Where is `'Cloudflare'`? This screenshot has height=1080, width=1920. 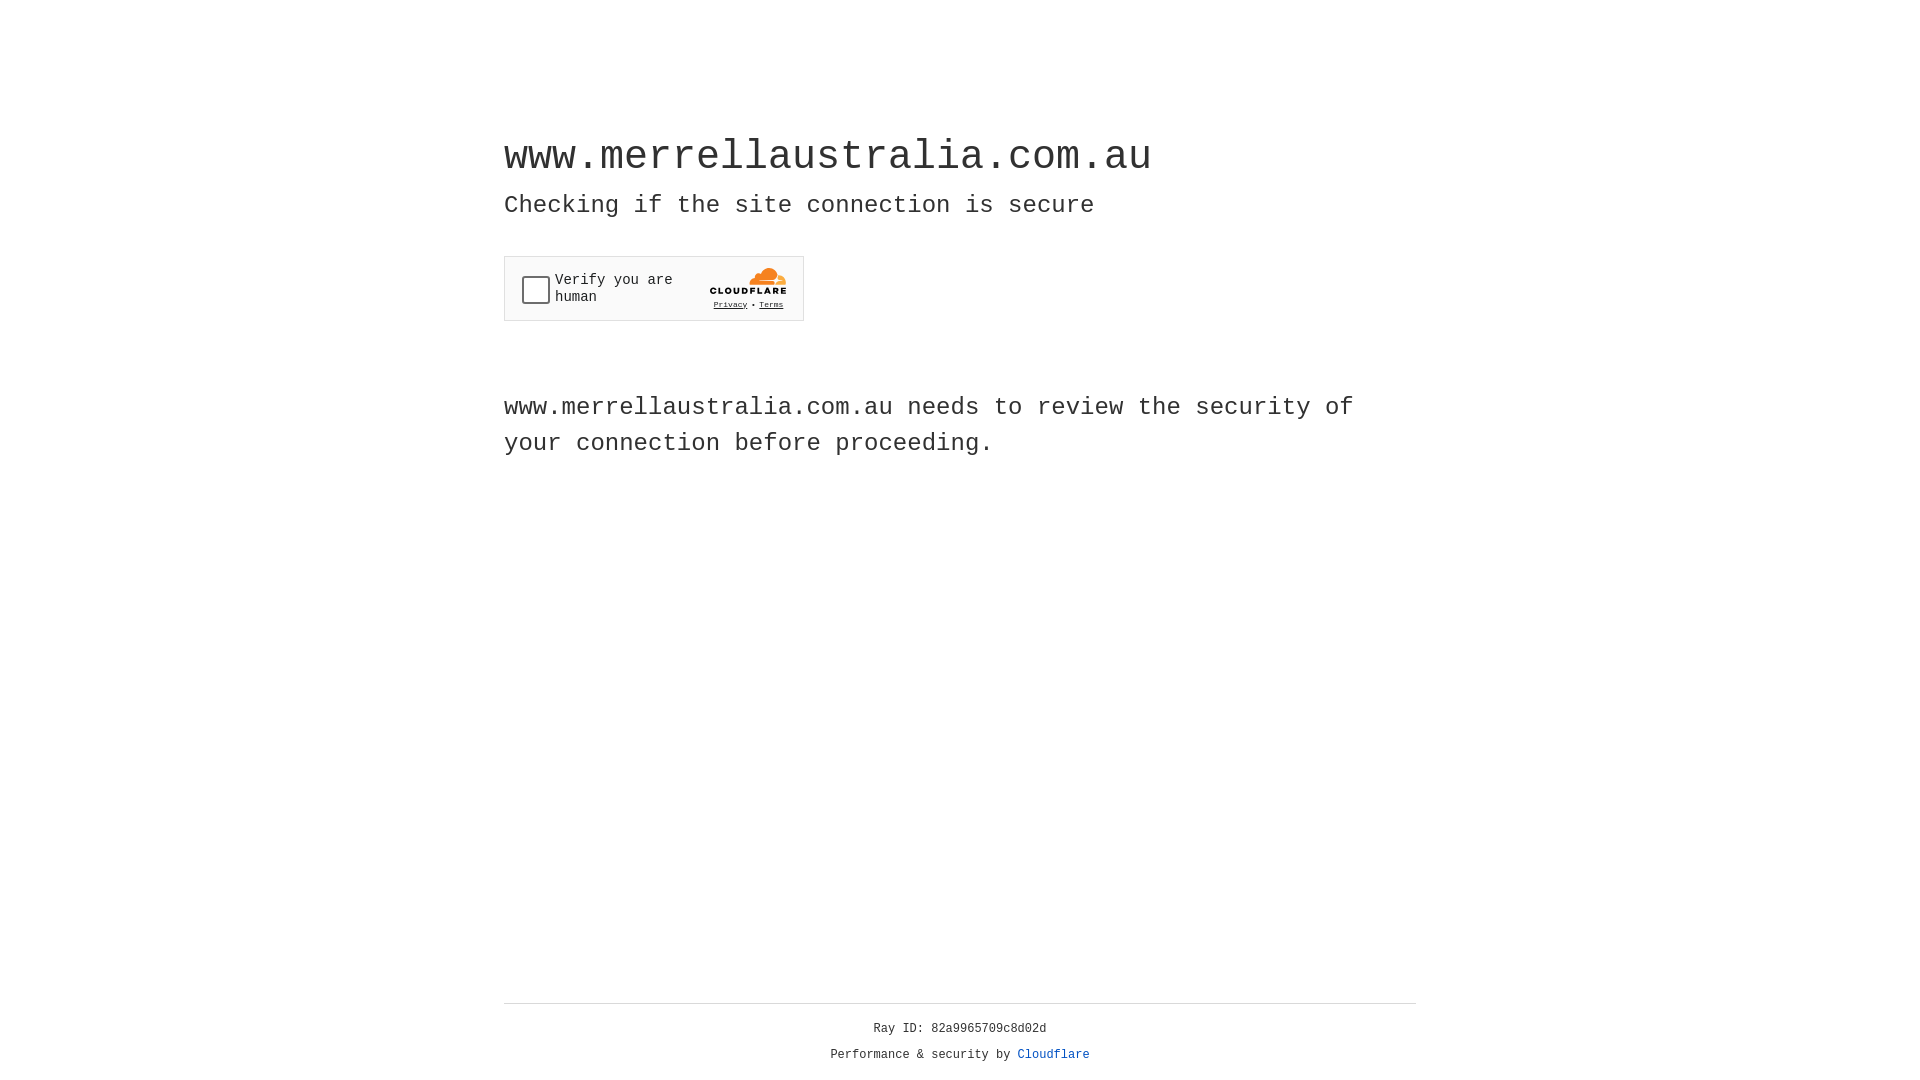
'Cloudflare' is located at coordinates (1053, 1054).